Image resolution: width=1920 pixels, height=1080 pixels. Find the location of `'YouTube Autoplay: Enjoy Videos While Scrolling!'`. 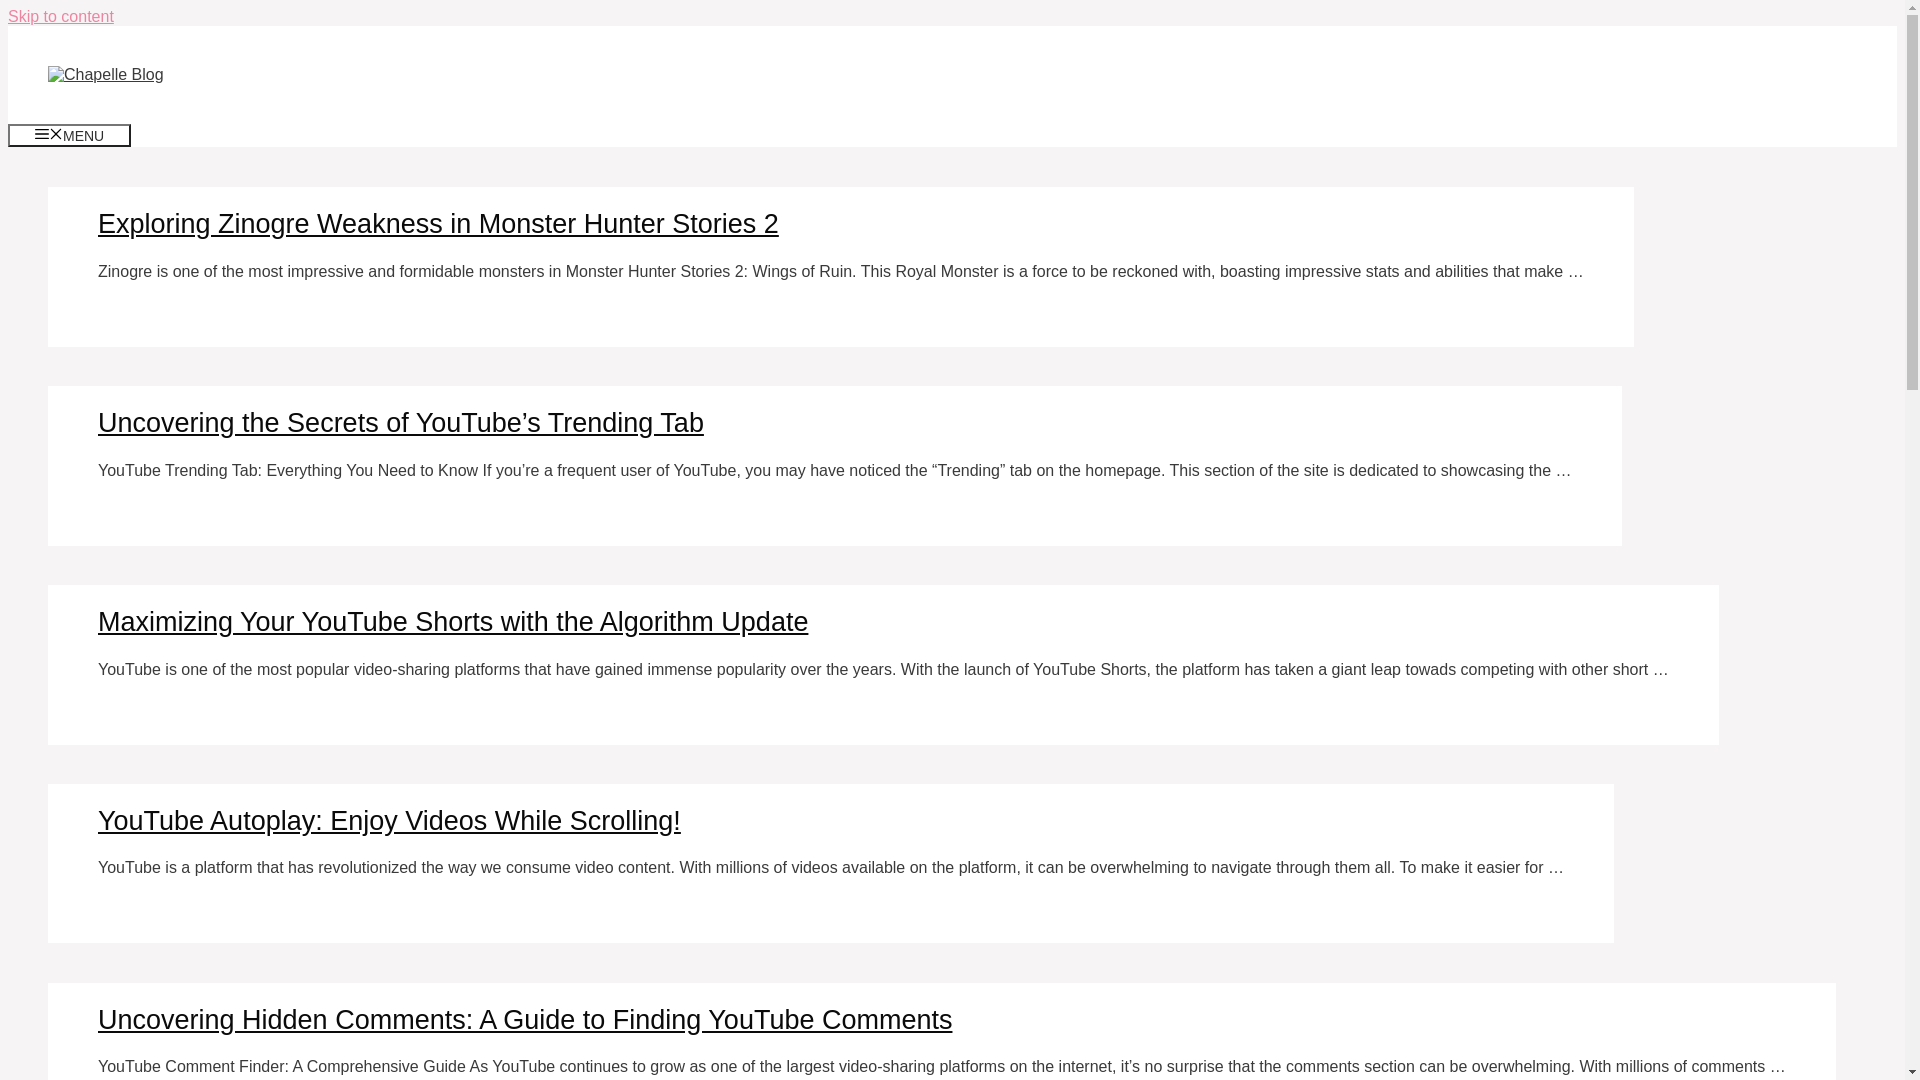

'YouTube Autoplay: Enjoy Videos While Scrolling!' is located at coordinates (389, 821).